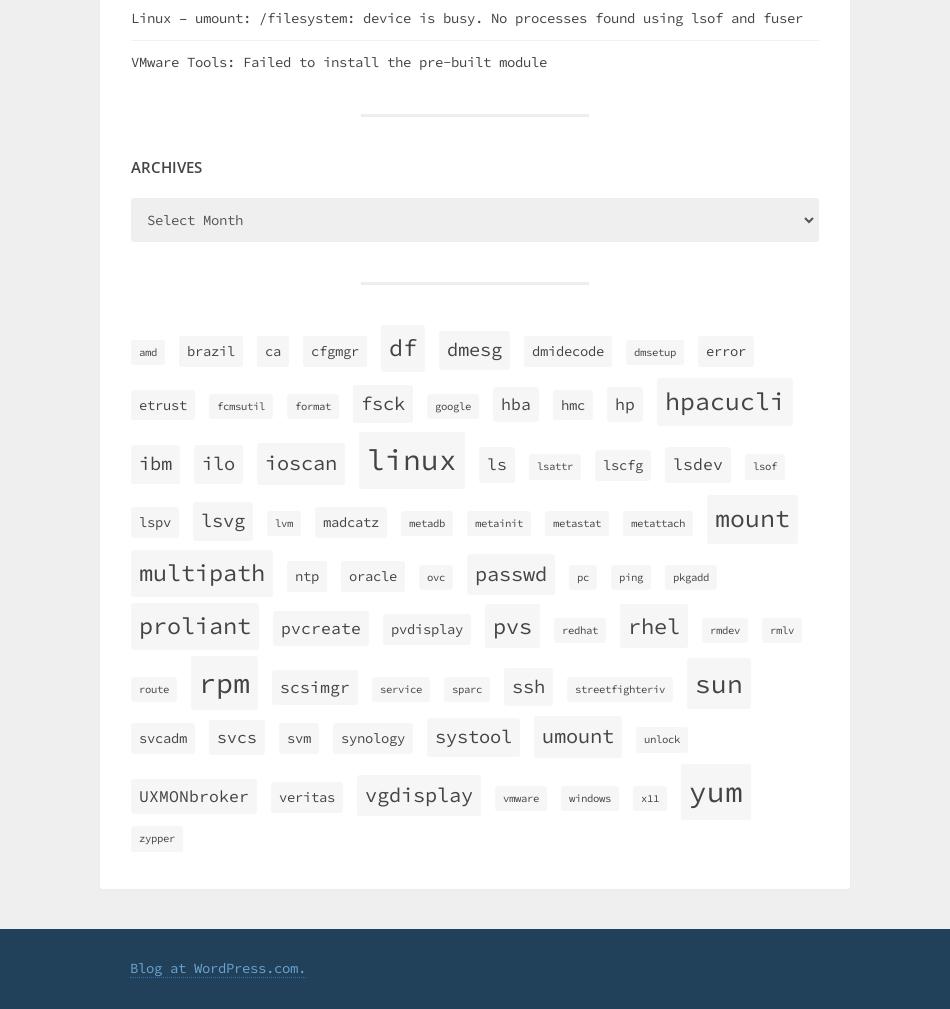 Image resolution: width=950 pixels, height=1009 pixels. Describe the element at coordinates (751, 517) in the screenshot. I see `'mount'` at that location.